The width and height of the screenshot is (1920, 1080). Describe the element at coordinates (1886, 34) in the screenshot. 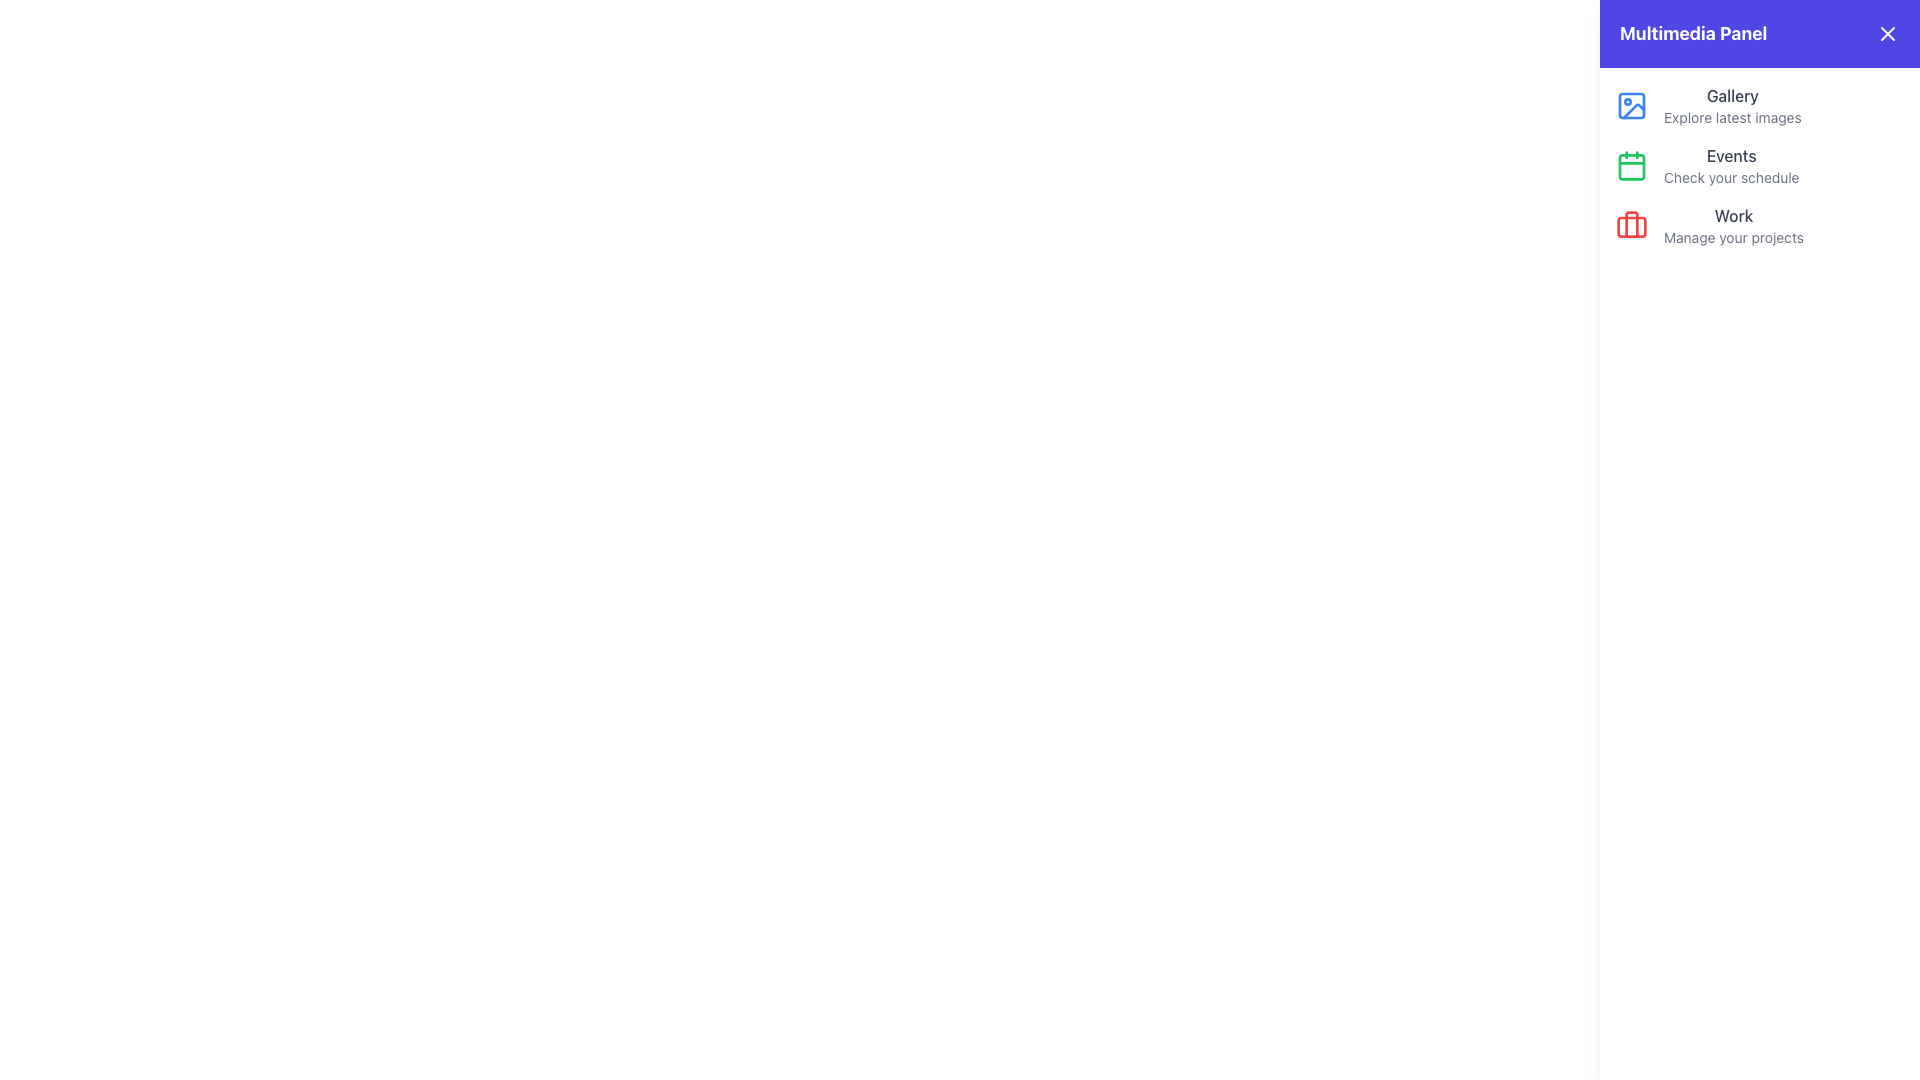

I see `the close button represented by a small 'X' icon in white on a purple background located in the top-right corner of the 'Multimedia Panel' header` at that location.